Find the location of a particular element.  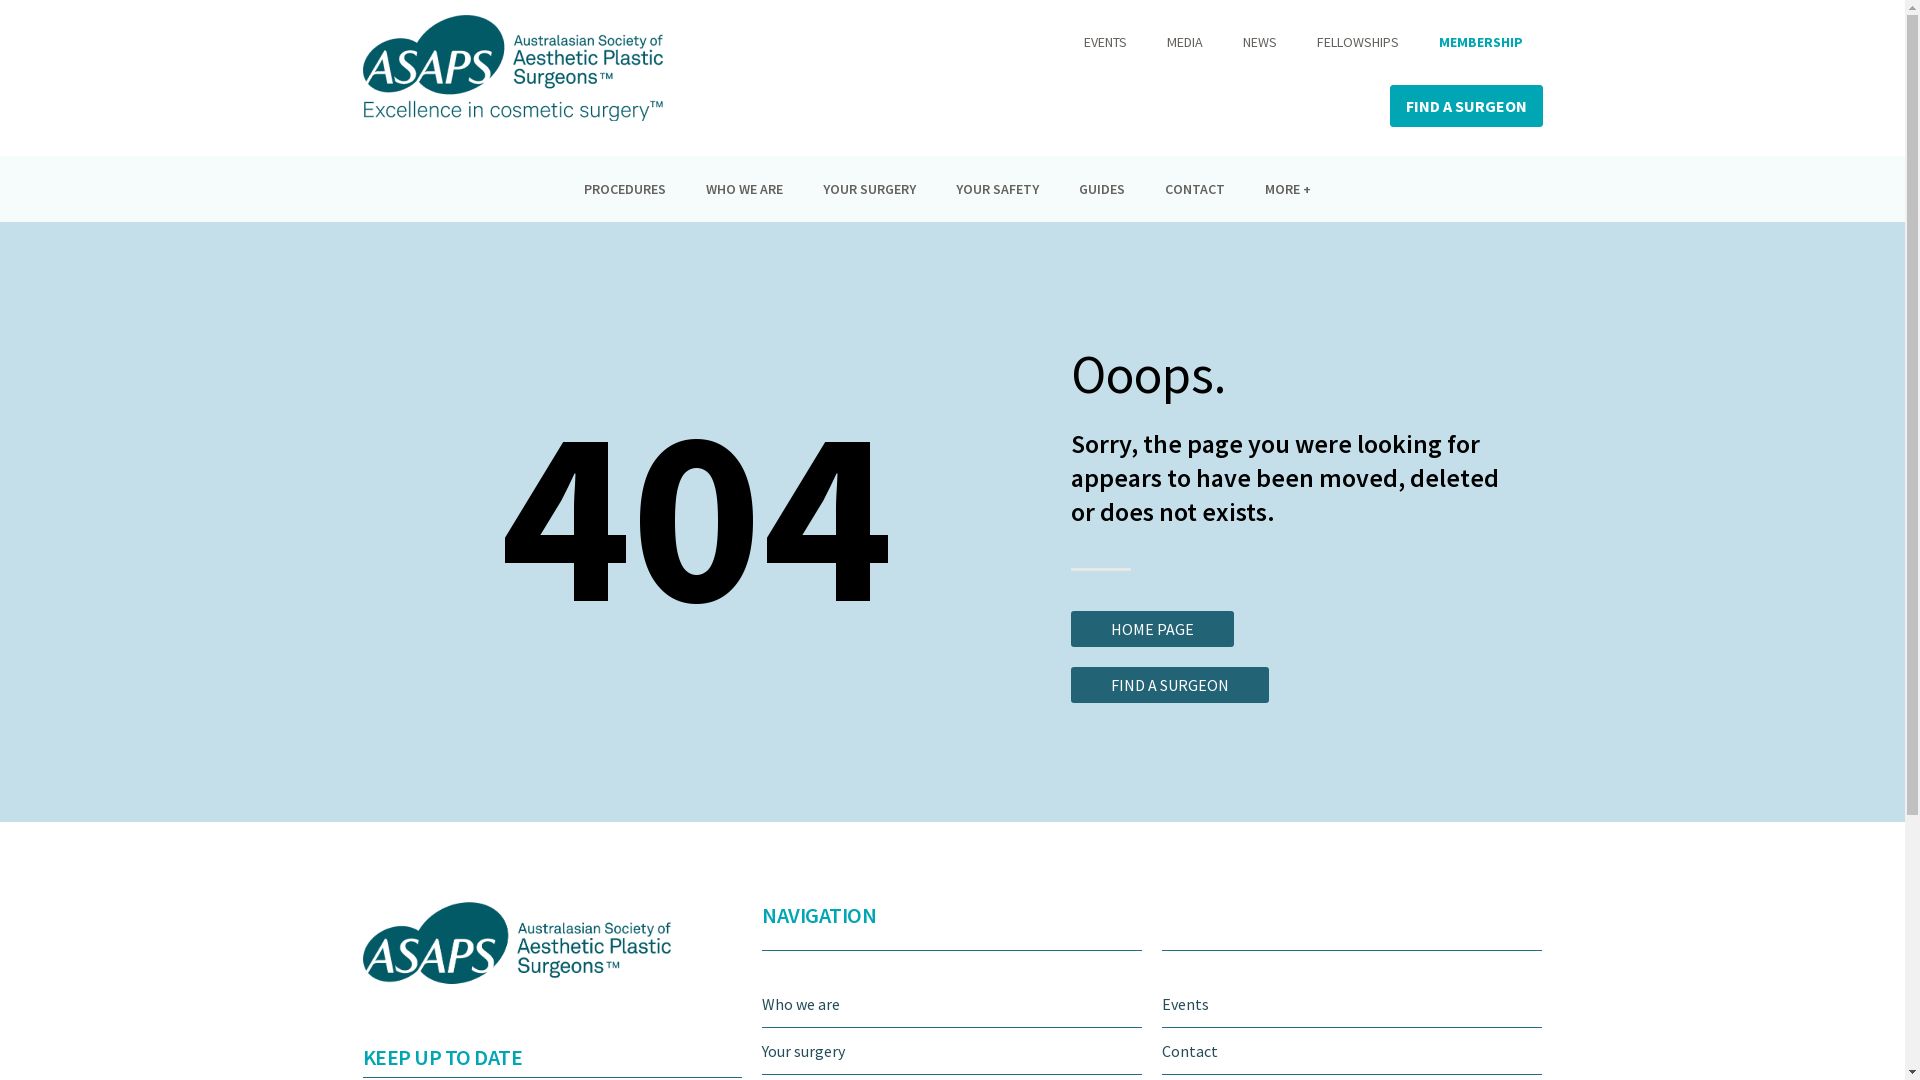

'NEWS' is located at coordinates (1257, 42).